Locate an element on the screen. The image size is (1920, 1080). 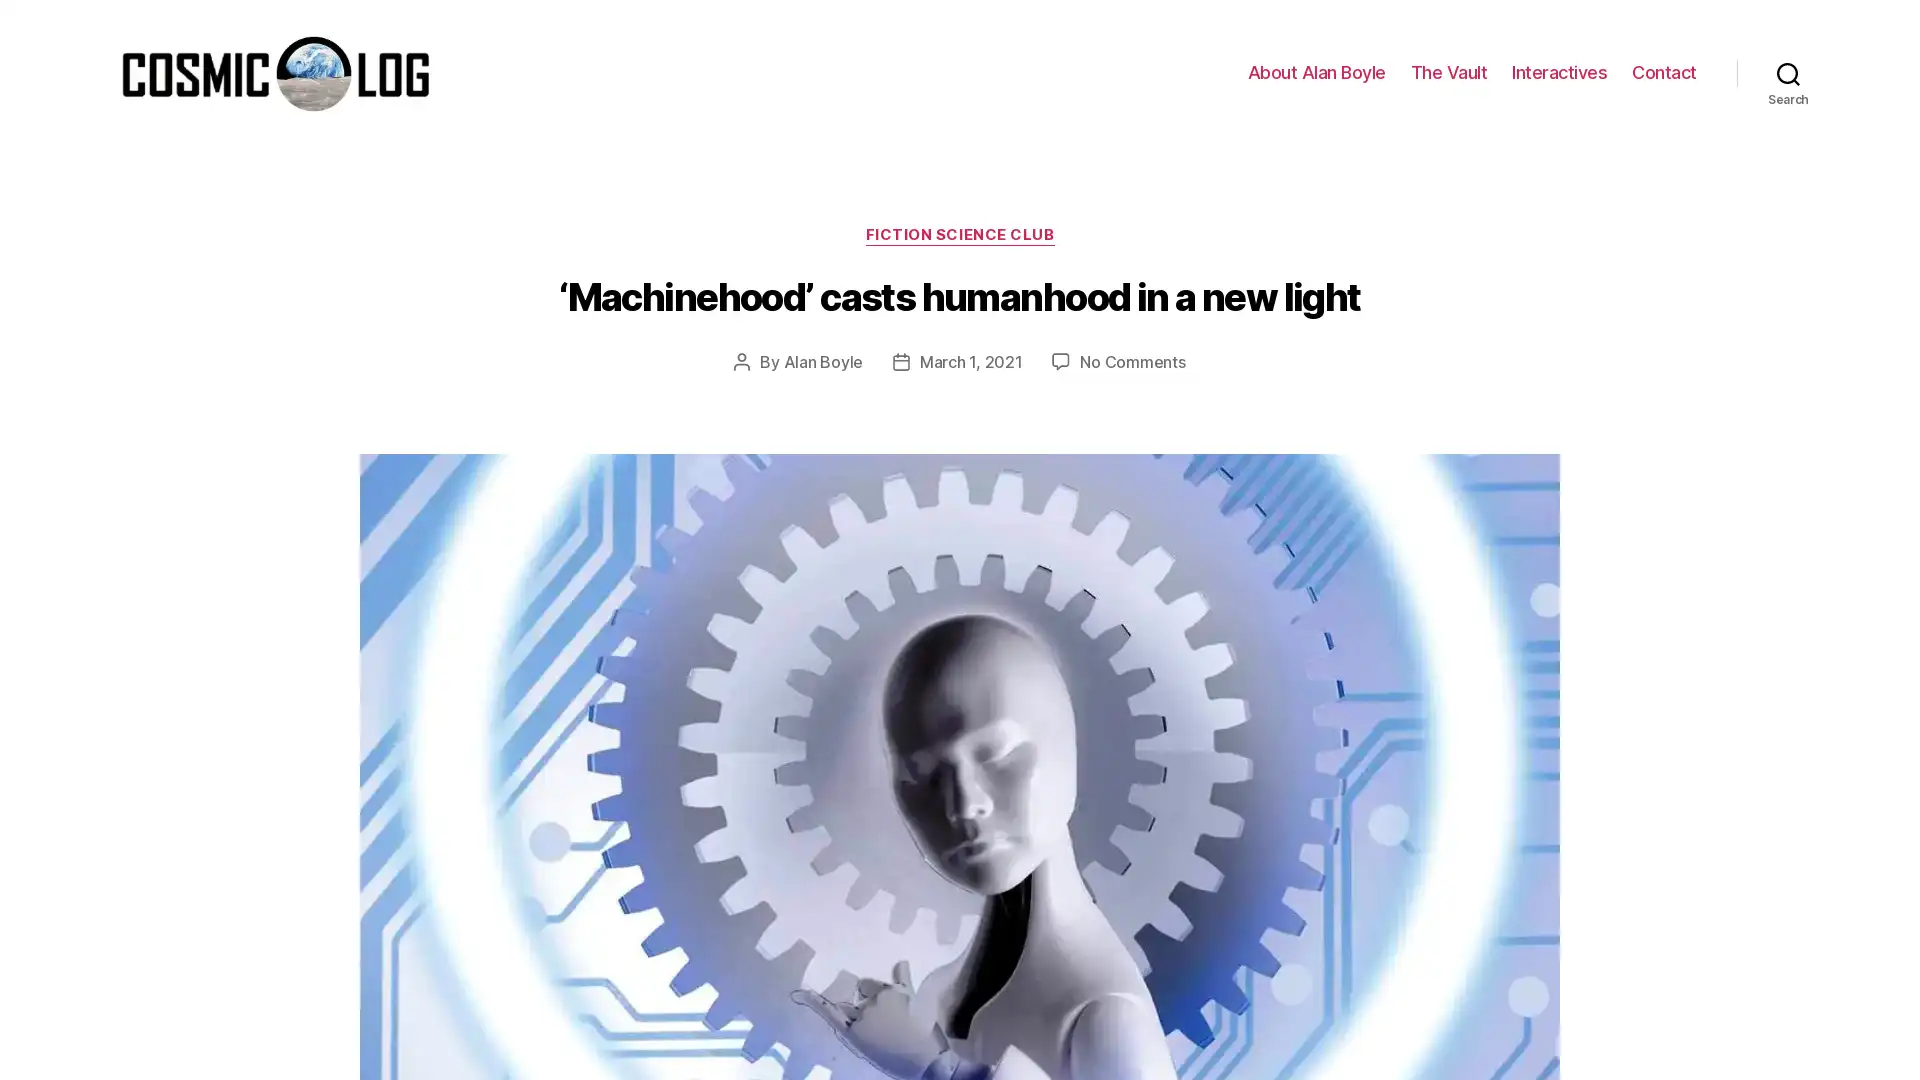
Search is located at coordinates (1788, 72).